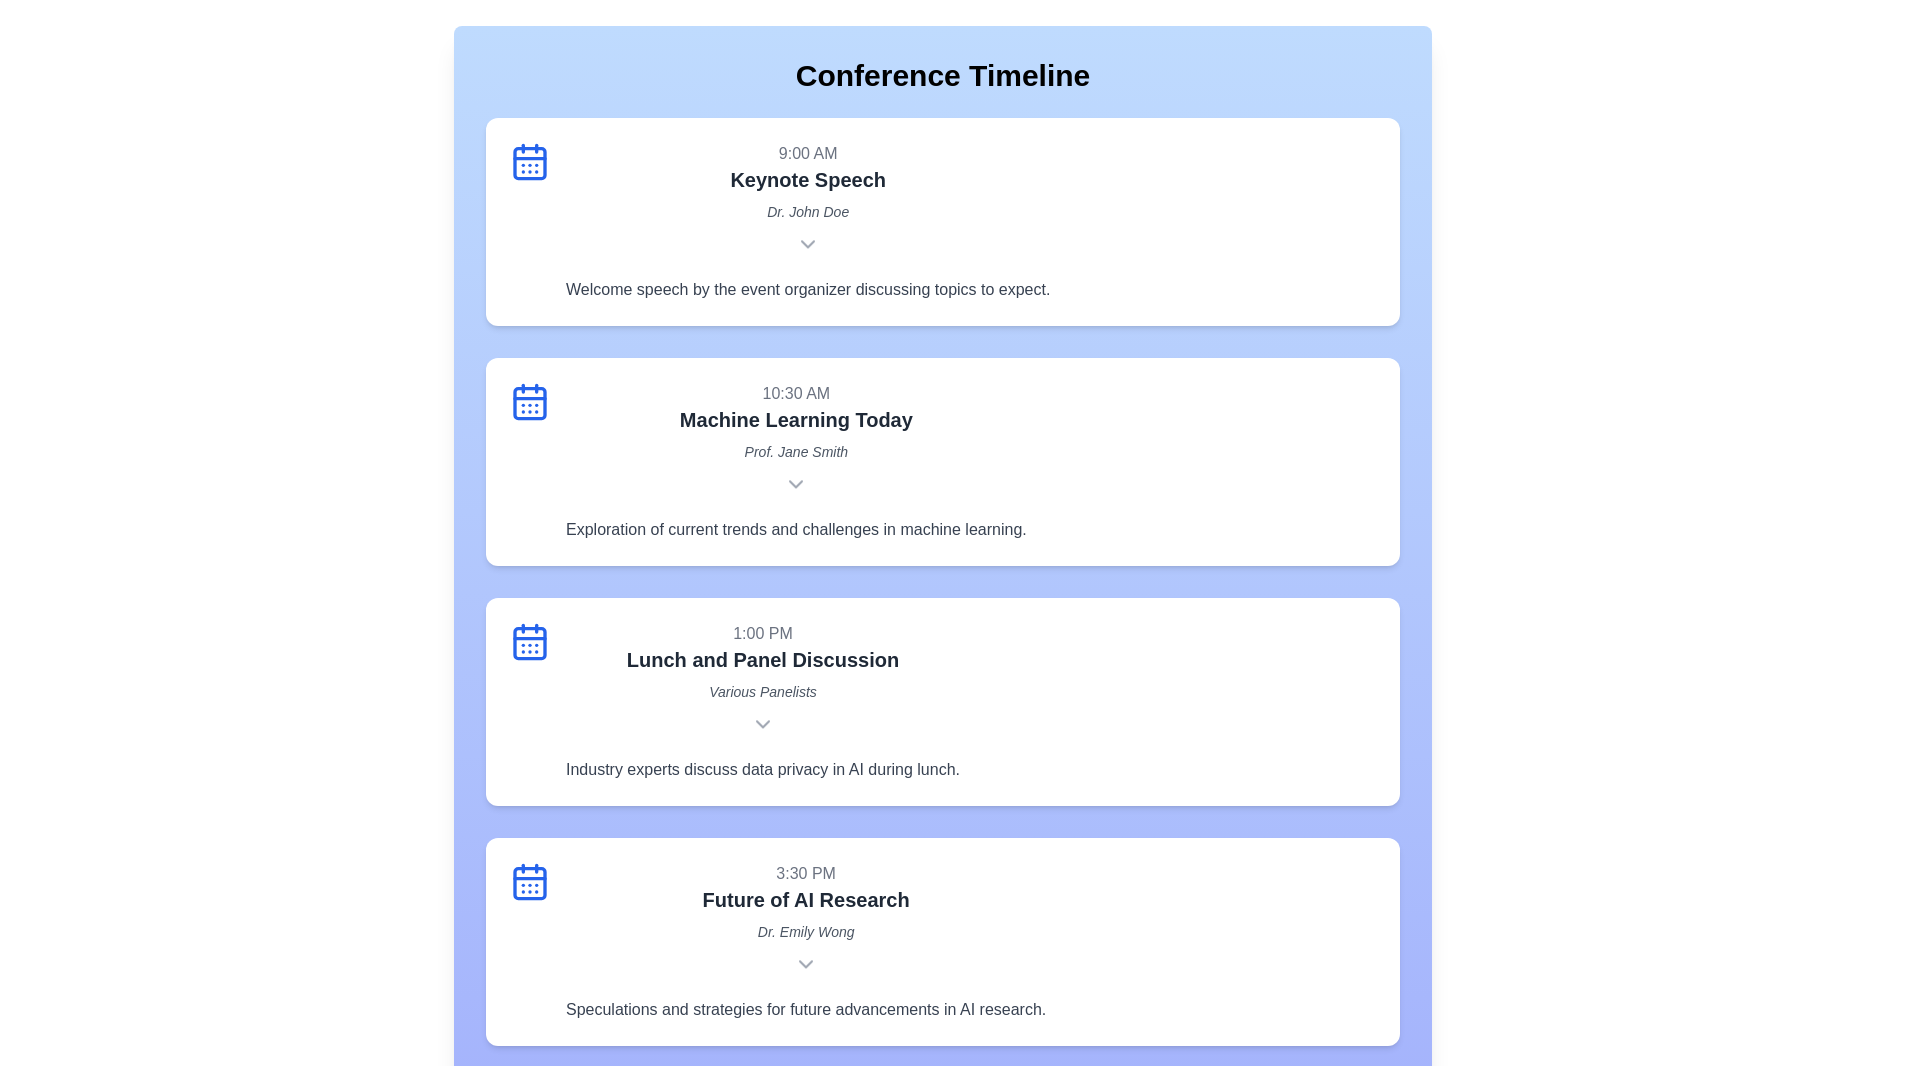 The image size is (1920, 1080). Describe the element at coordinates (762, 633) in the screenshot. I see `the text displaying '1:00 PM' in medium gray font, located above the subheading 'Lunch and Panel Discussion' in a timeline interface` at that location.